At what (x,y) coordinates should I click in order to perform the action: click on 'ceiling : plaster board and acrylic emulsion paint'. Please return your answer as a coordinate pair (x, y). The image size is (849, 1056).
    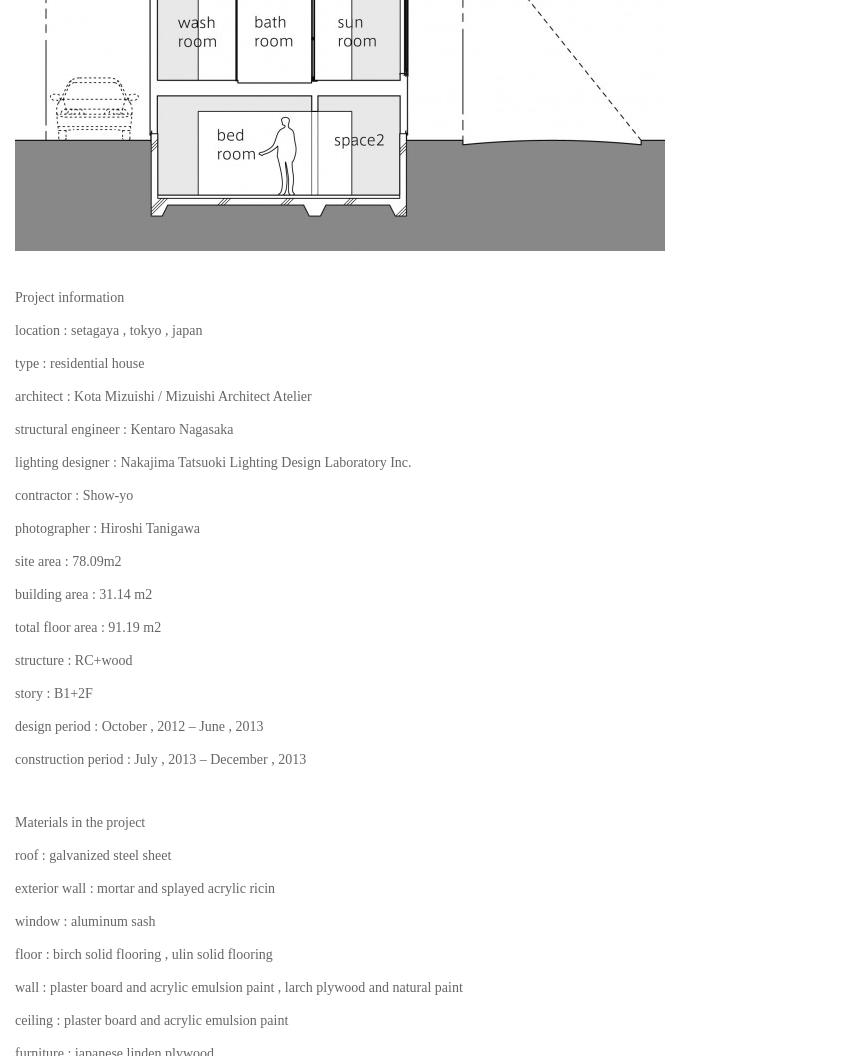
    Looking at the image, I should click on (14, 1018).